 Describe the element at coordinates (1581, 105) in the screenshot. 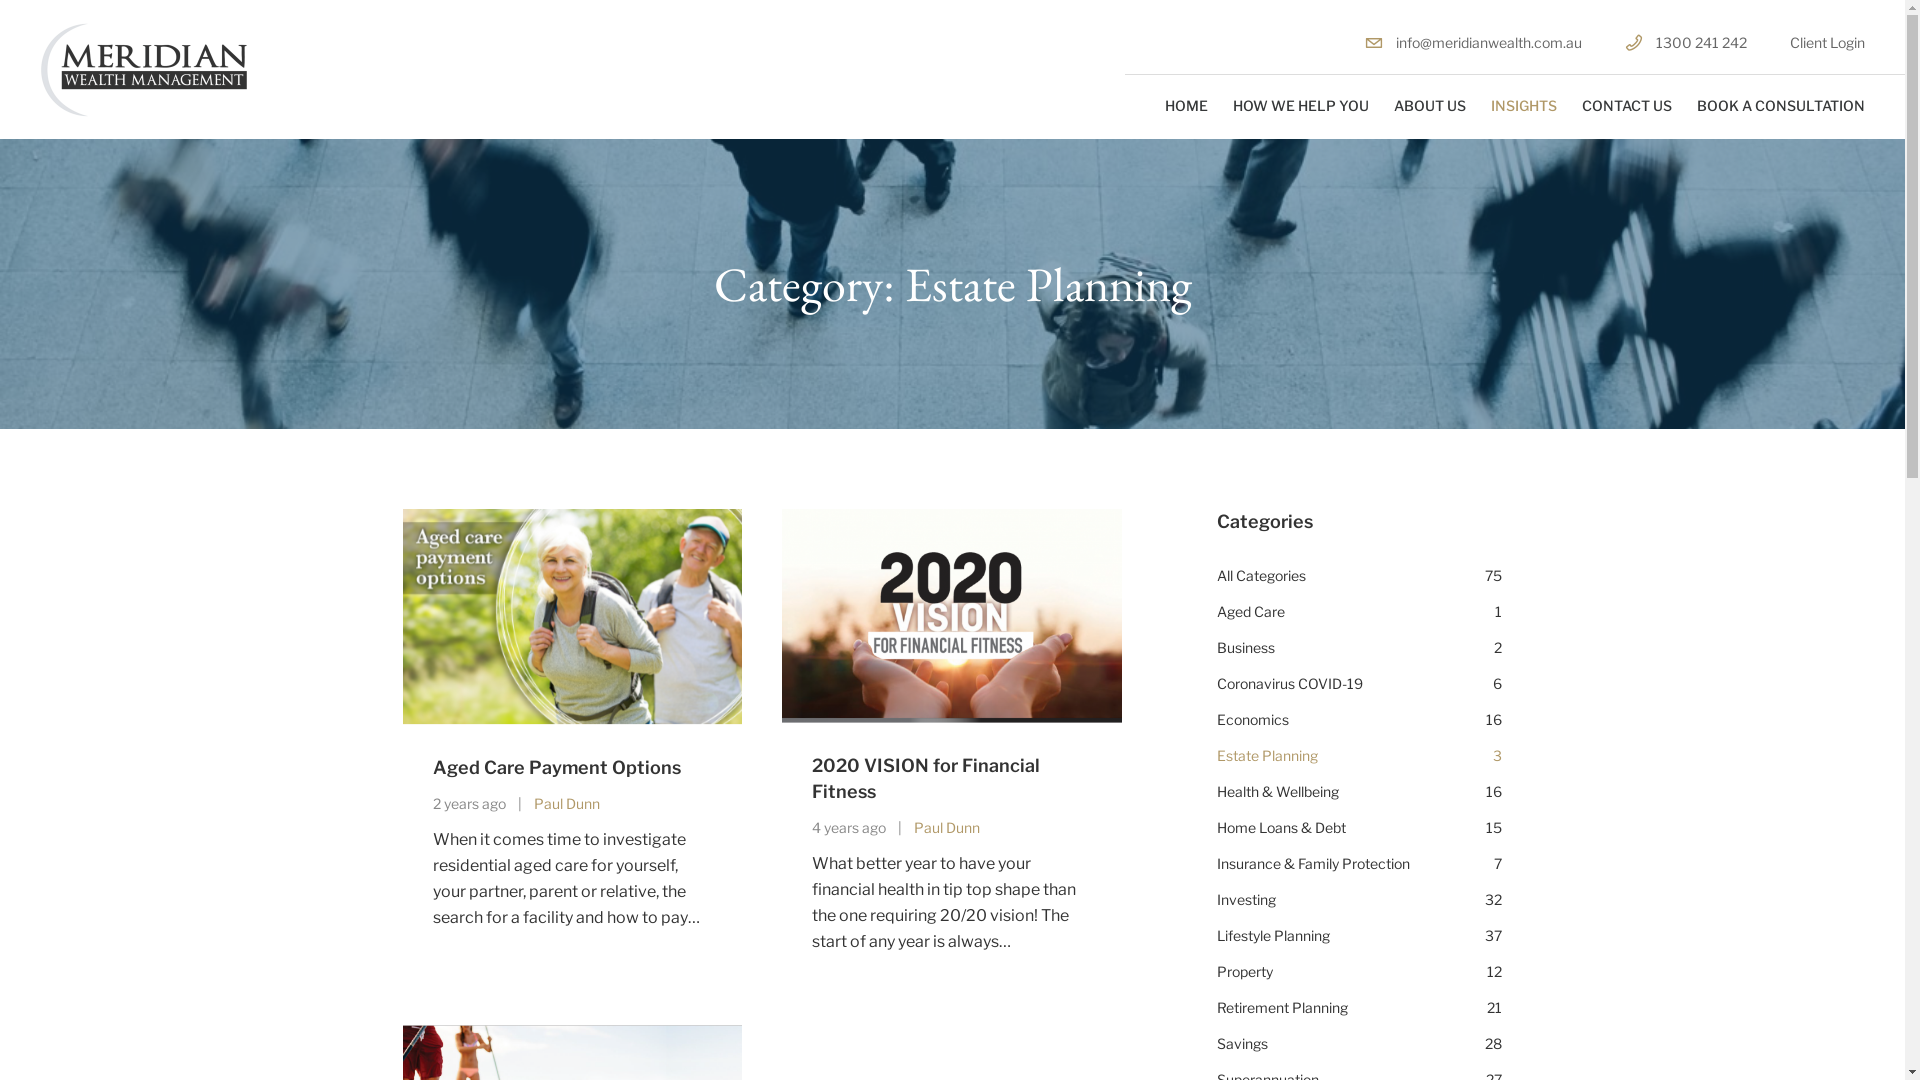

I see `'CONTACT US'` at that location.